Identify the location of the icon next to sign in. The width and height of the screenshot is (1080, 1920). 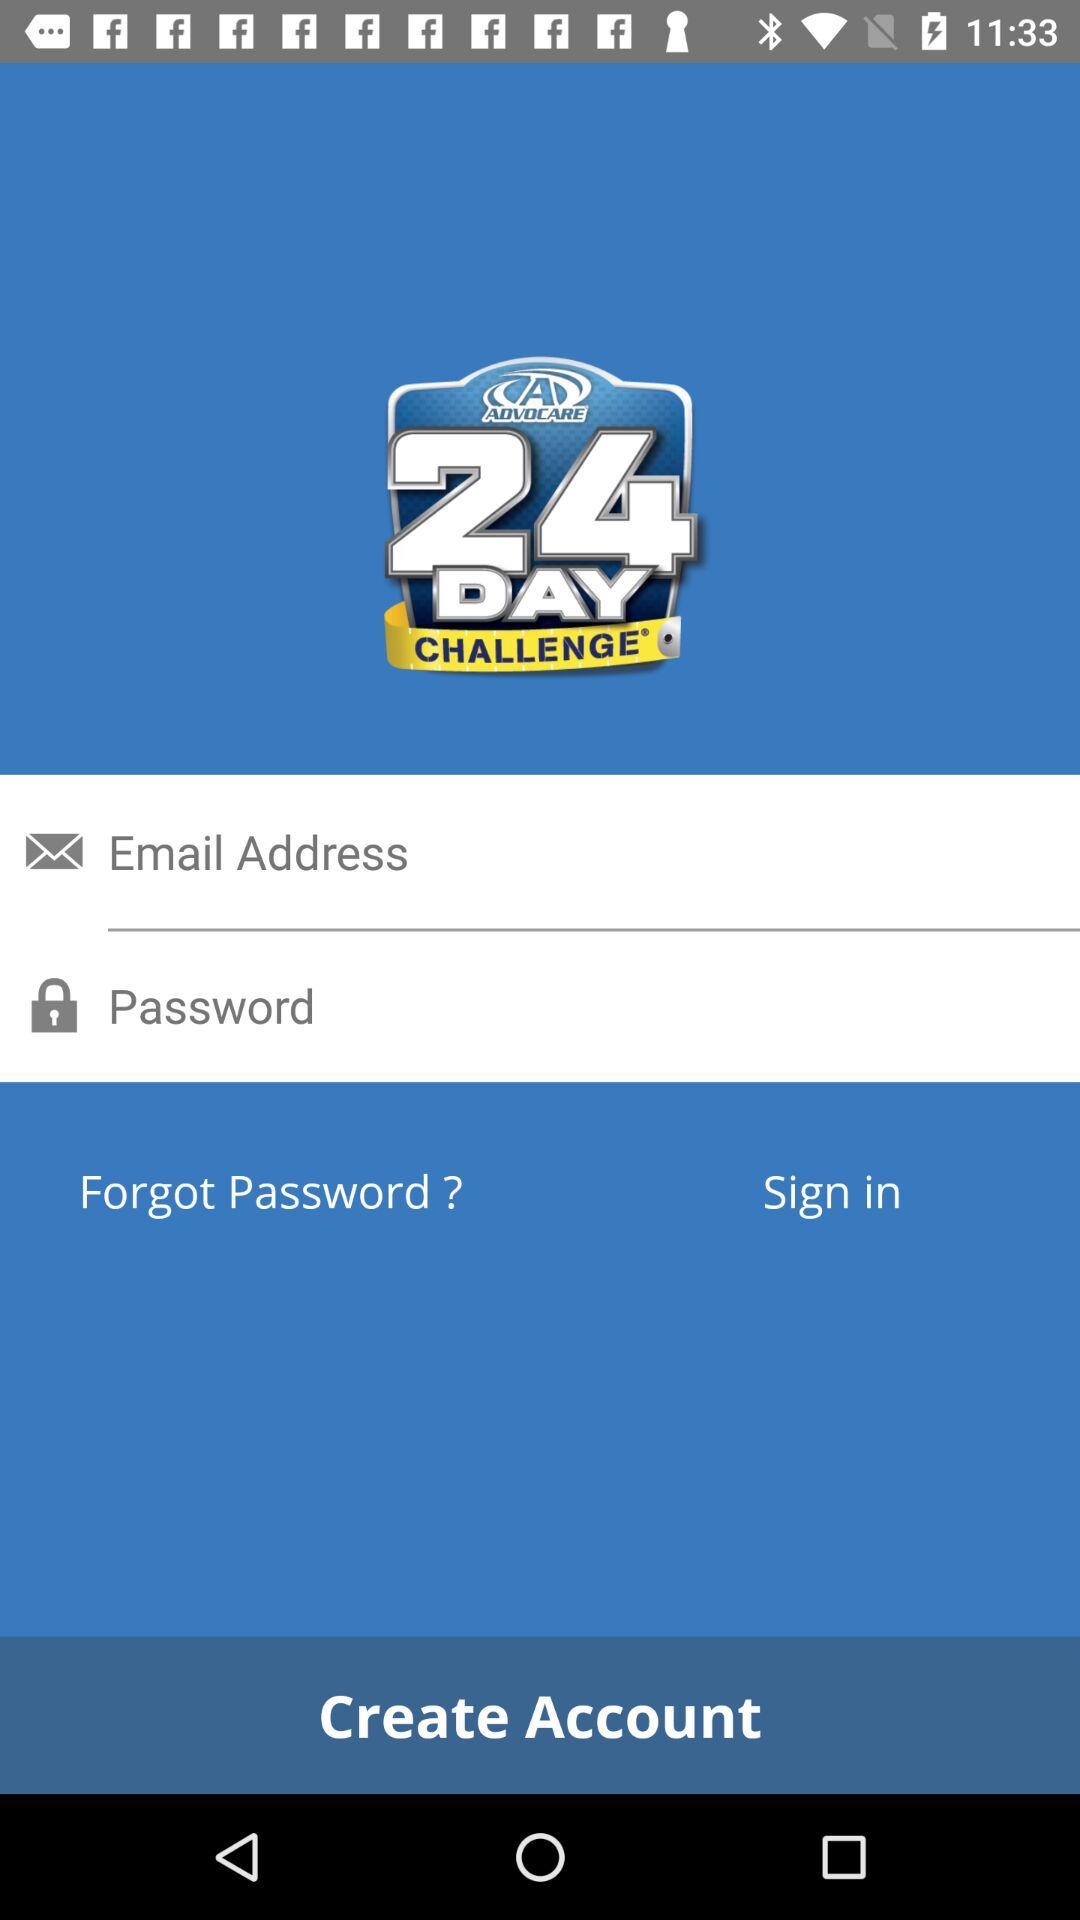
(343, 1190).